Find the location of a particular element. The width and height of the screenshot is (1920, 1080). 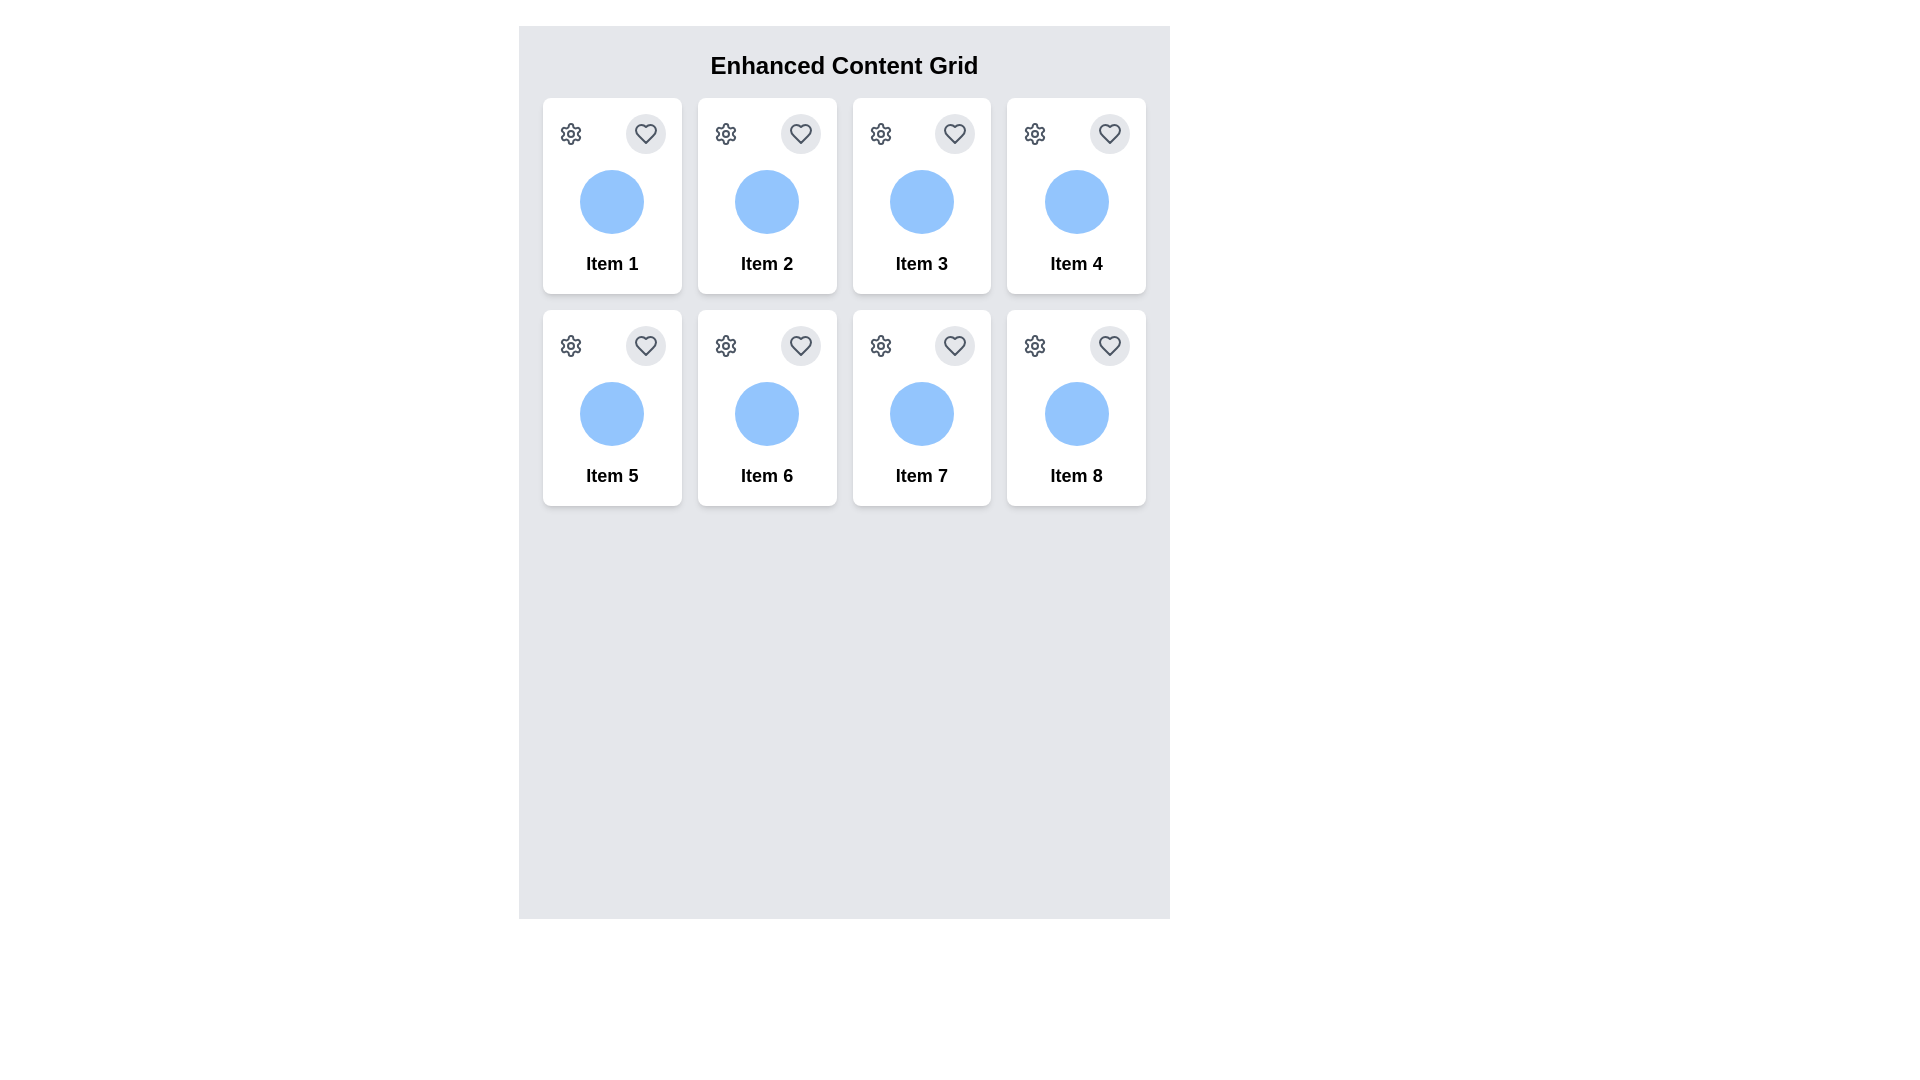

the settings icon button located at the top-left position of the contextual card for 'Item 3' is located at coordinates (880, 134).